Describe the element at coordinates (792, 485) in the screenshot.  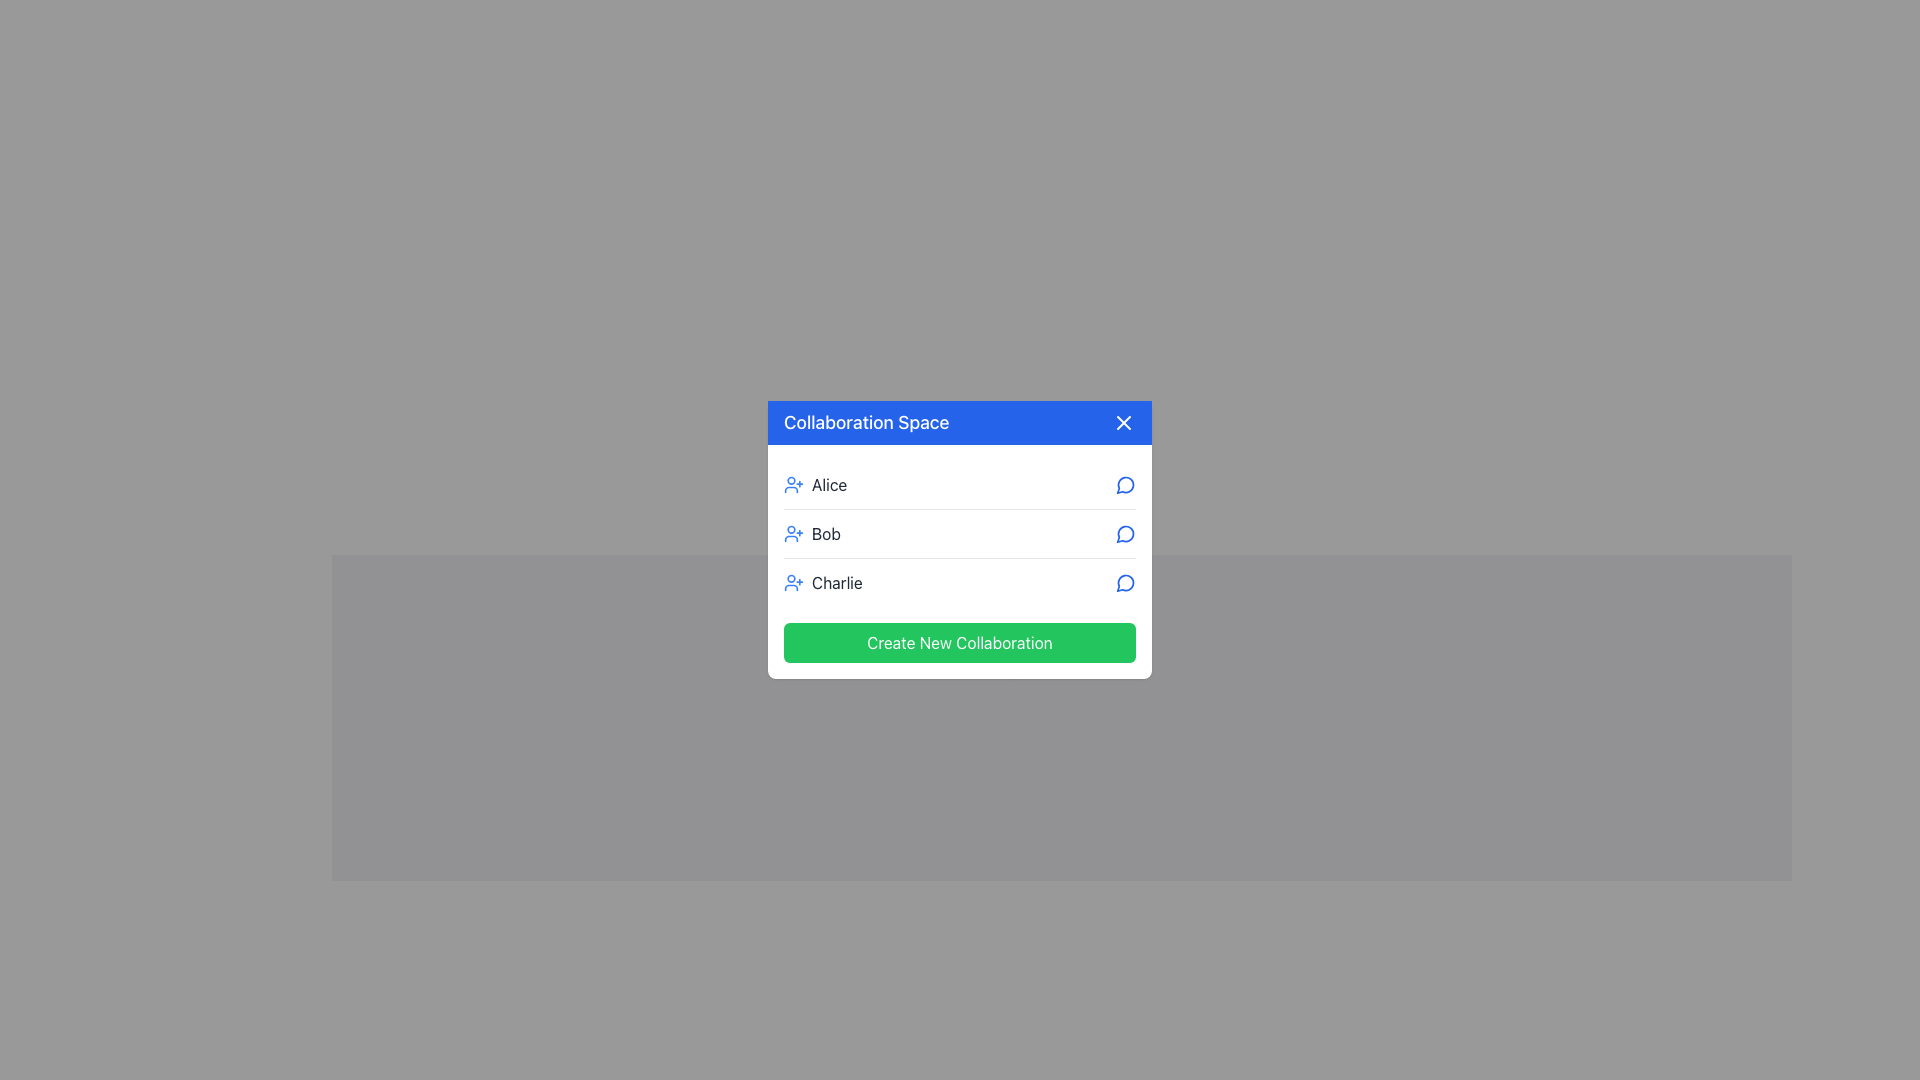
I see `the blue icon to the left of the text label 'Alice' in the first row of the user list in the 'Collaboration Space' dialog box to initiate an action` at that location.